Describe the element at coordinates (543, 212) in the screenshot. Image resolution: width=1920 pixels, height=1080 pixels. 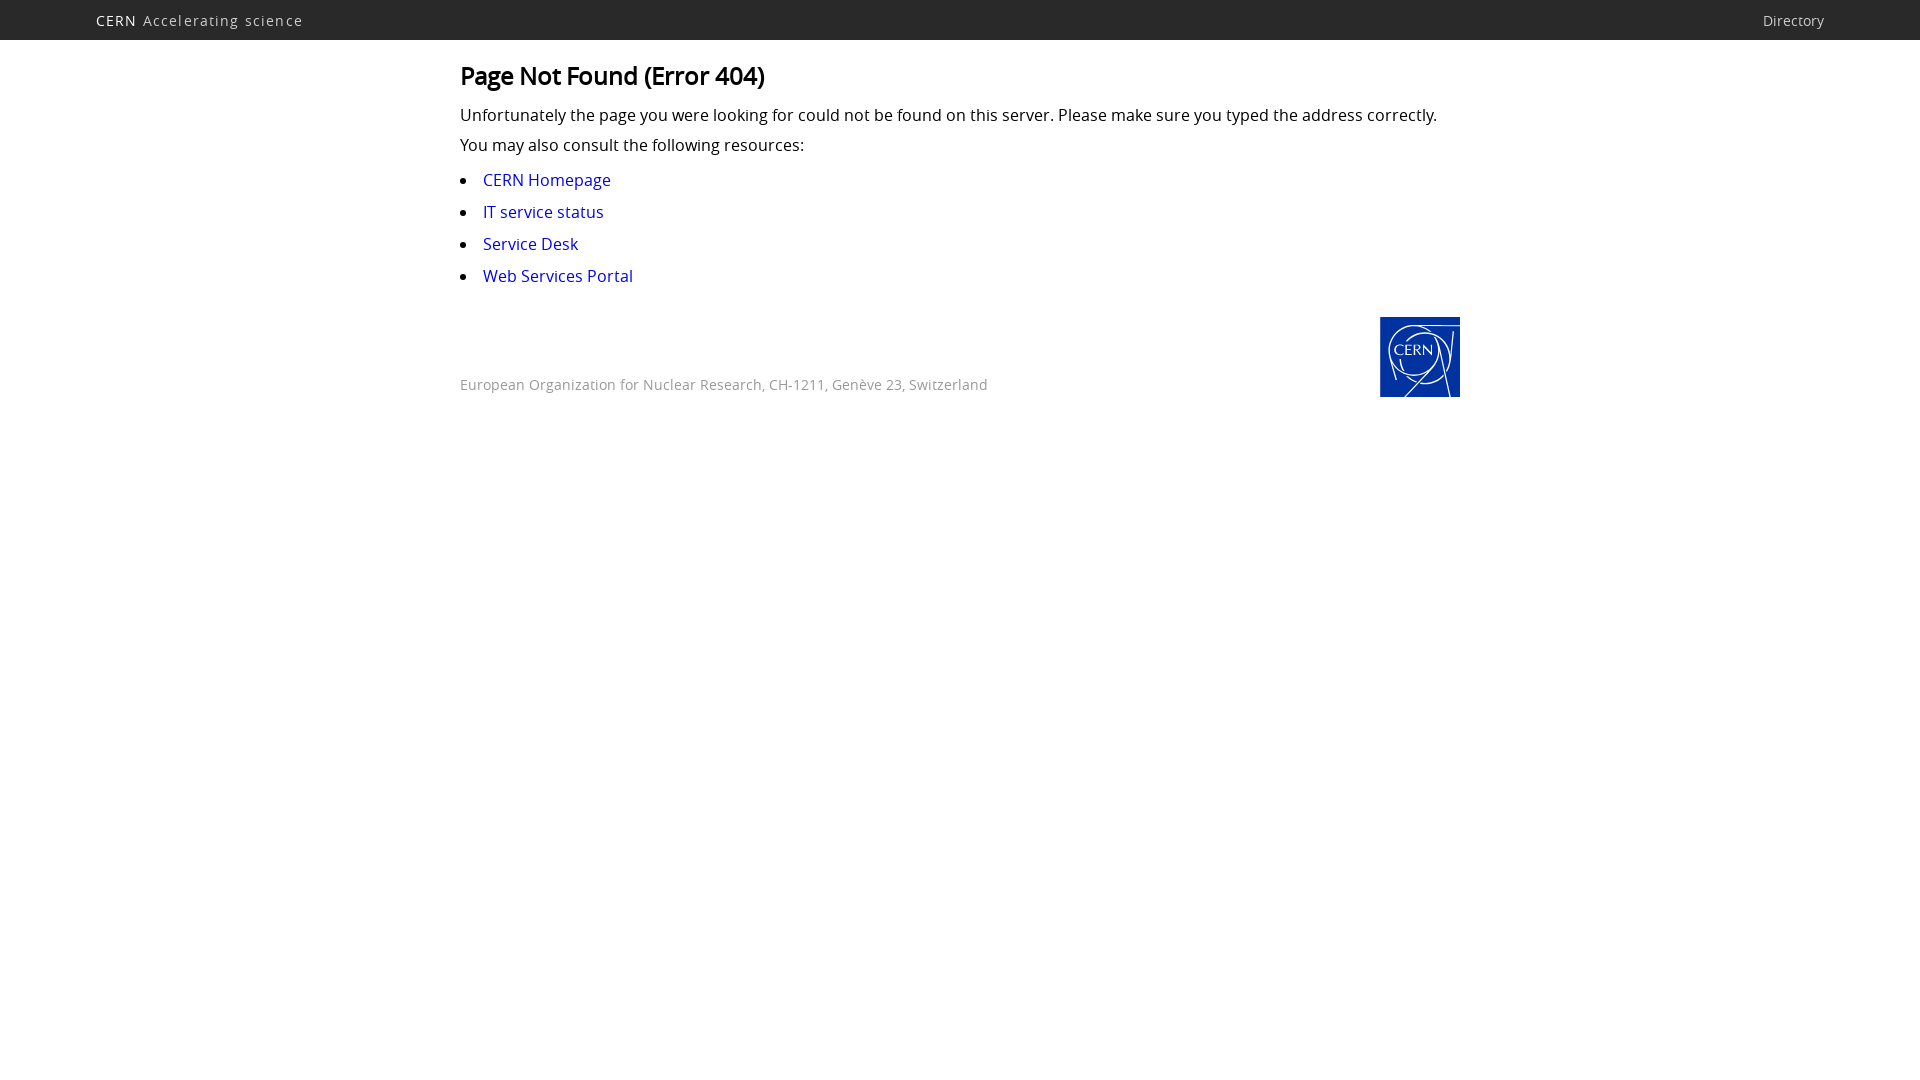
I see `'IT service status'` at that location.